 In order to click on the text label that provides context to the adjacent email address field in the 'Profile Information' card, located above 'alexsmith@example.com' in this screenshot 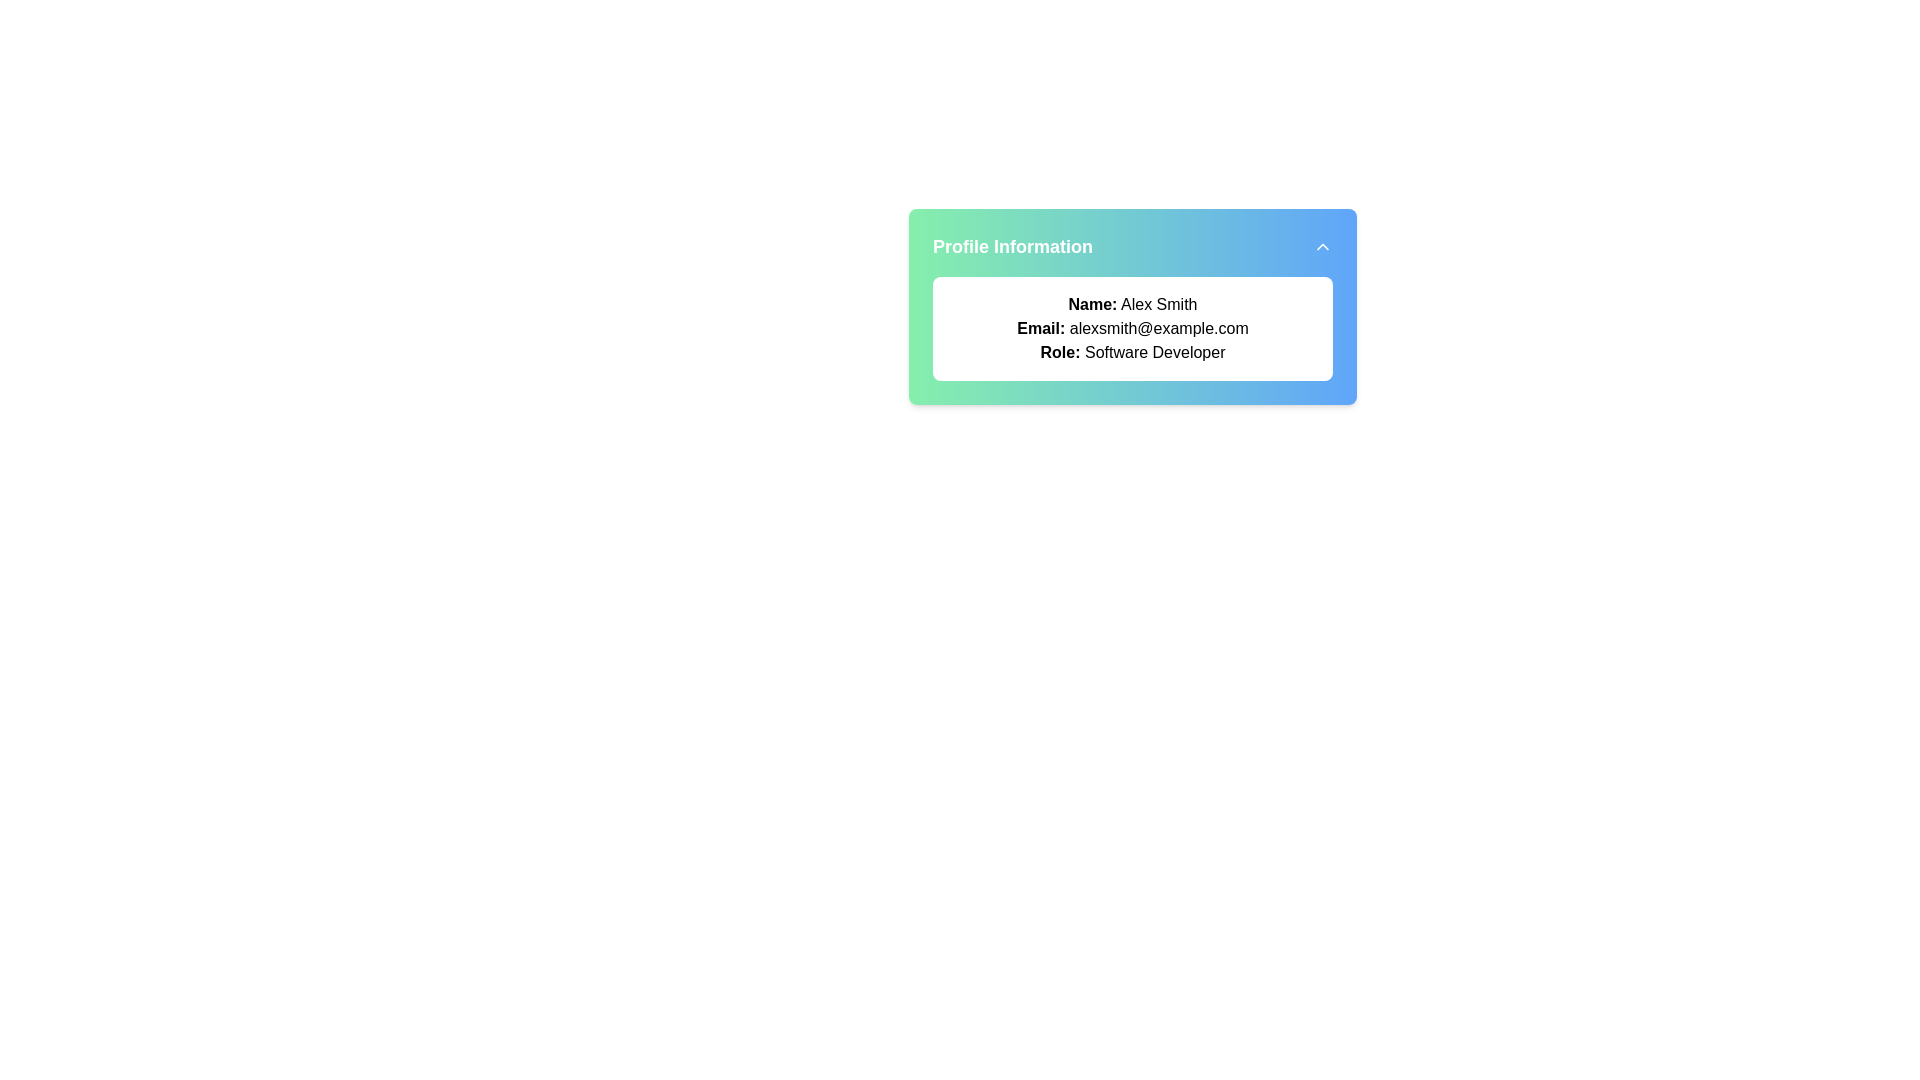, I will do `click(1040, 327)`.